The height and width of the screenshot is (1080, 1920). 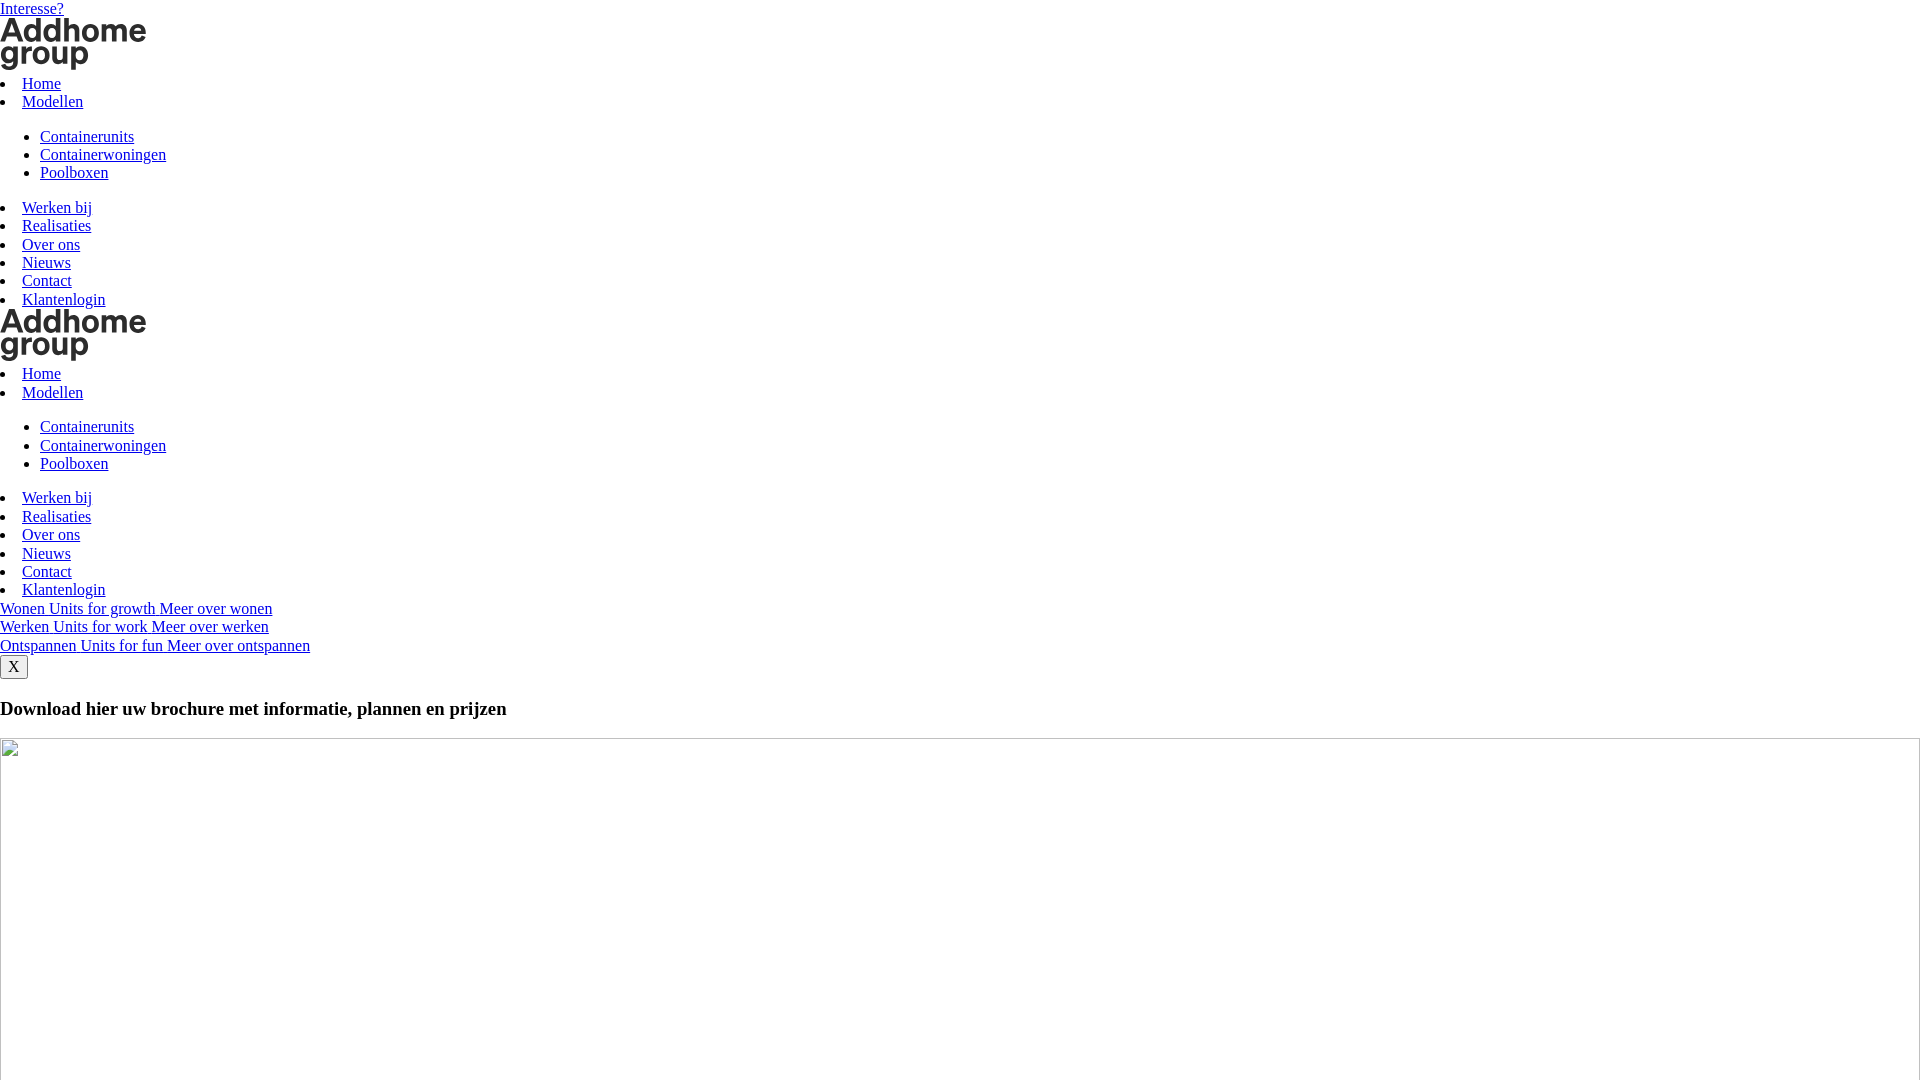 I want to click on 'Ontspannen Units for fun Meer over ontspannen', so click(x=153, y=645).